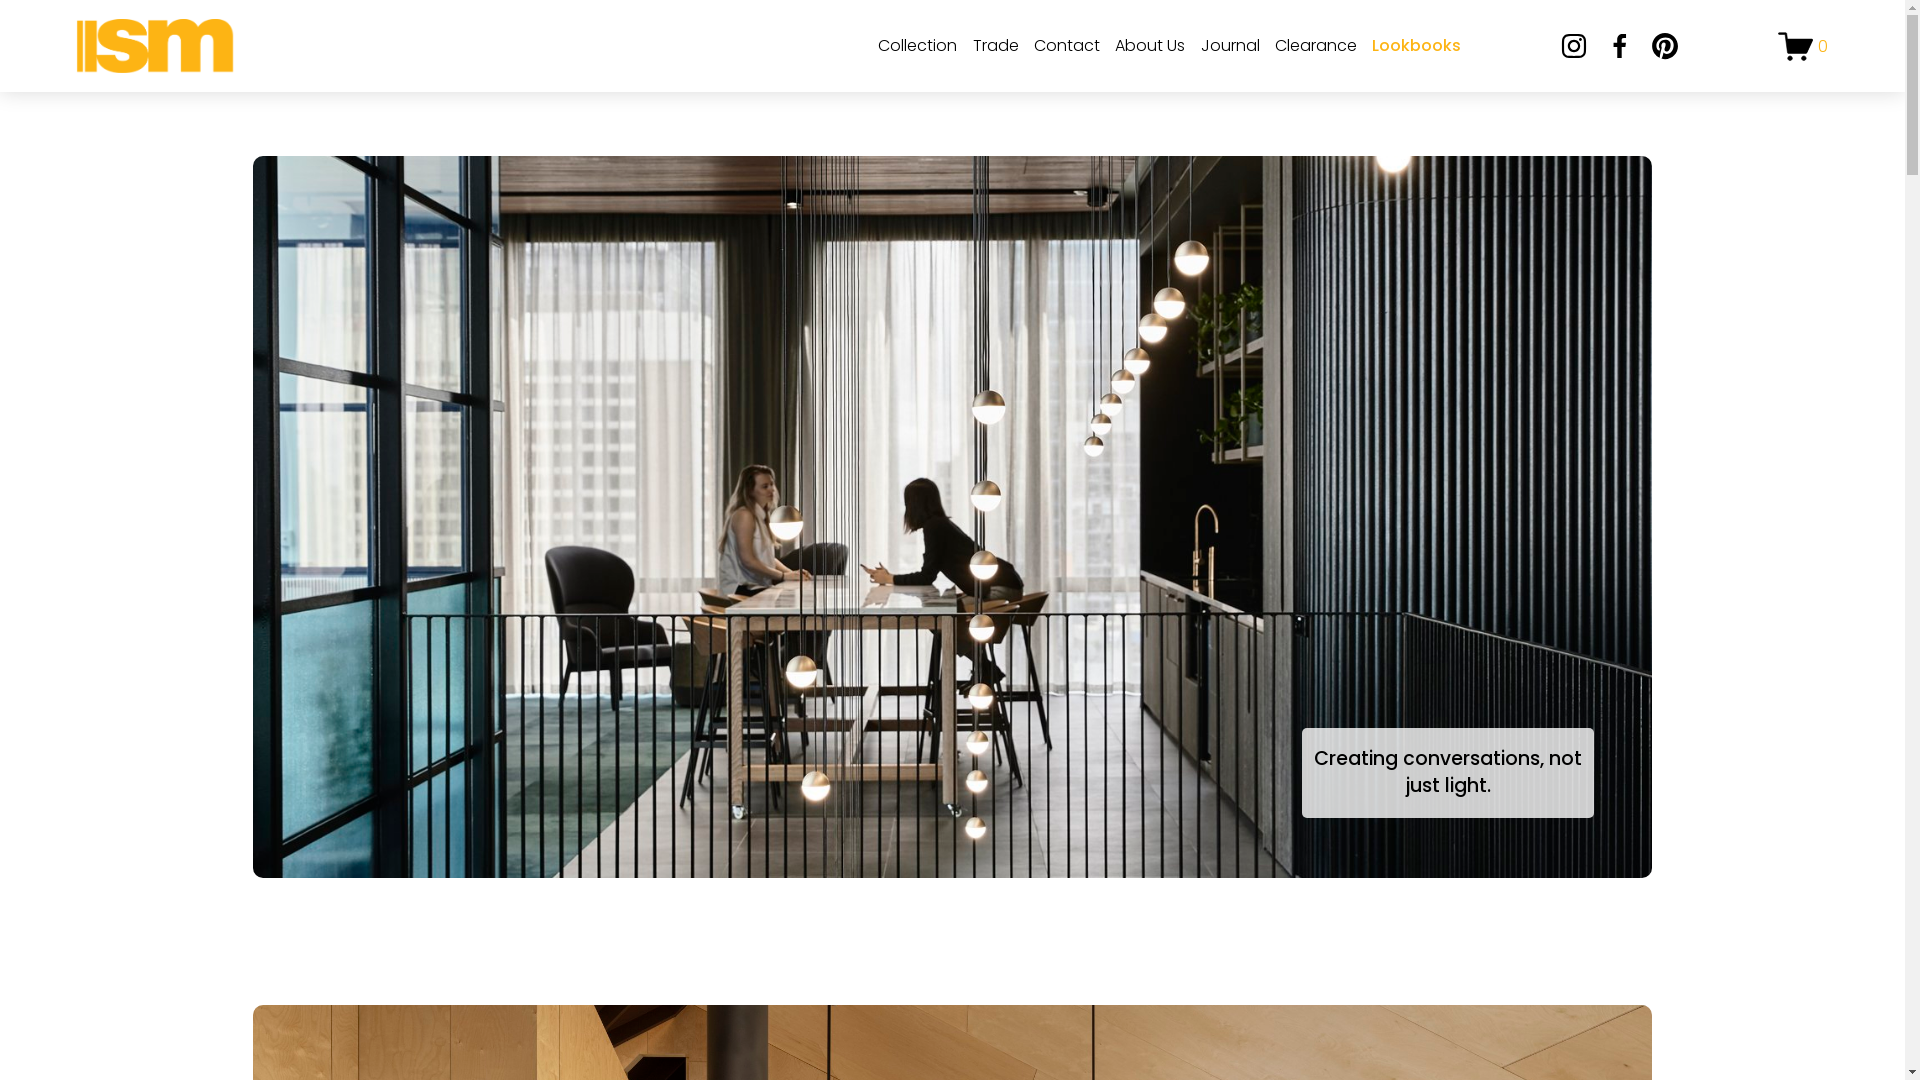 The width and height of the screenshot is (1920, 1080). I want to click on 'Lookbooks', so click(1415, 45).